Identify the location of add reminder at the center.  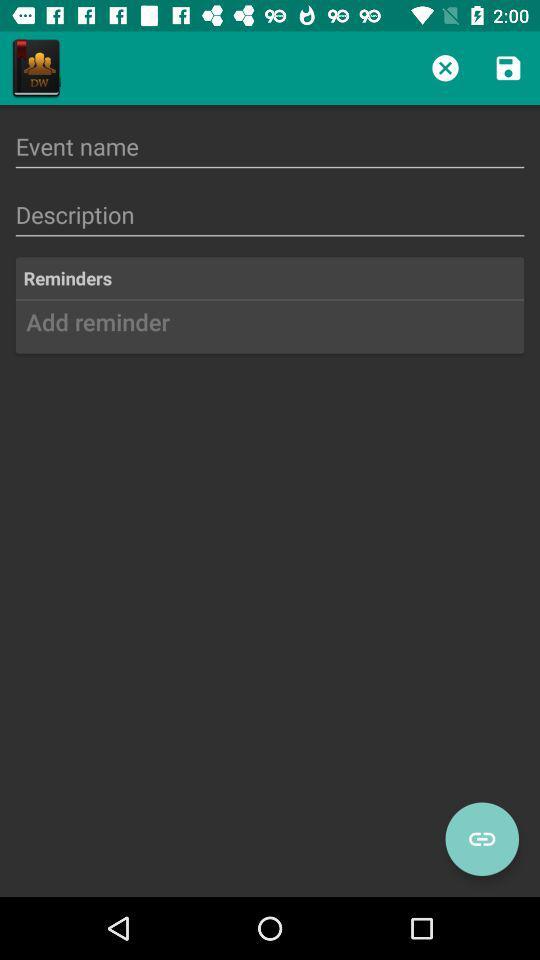
(270, 329).